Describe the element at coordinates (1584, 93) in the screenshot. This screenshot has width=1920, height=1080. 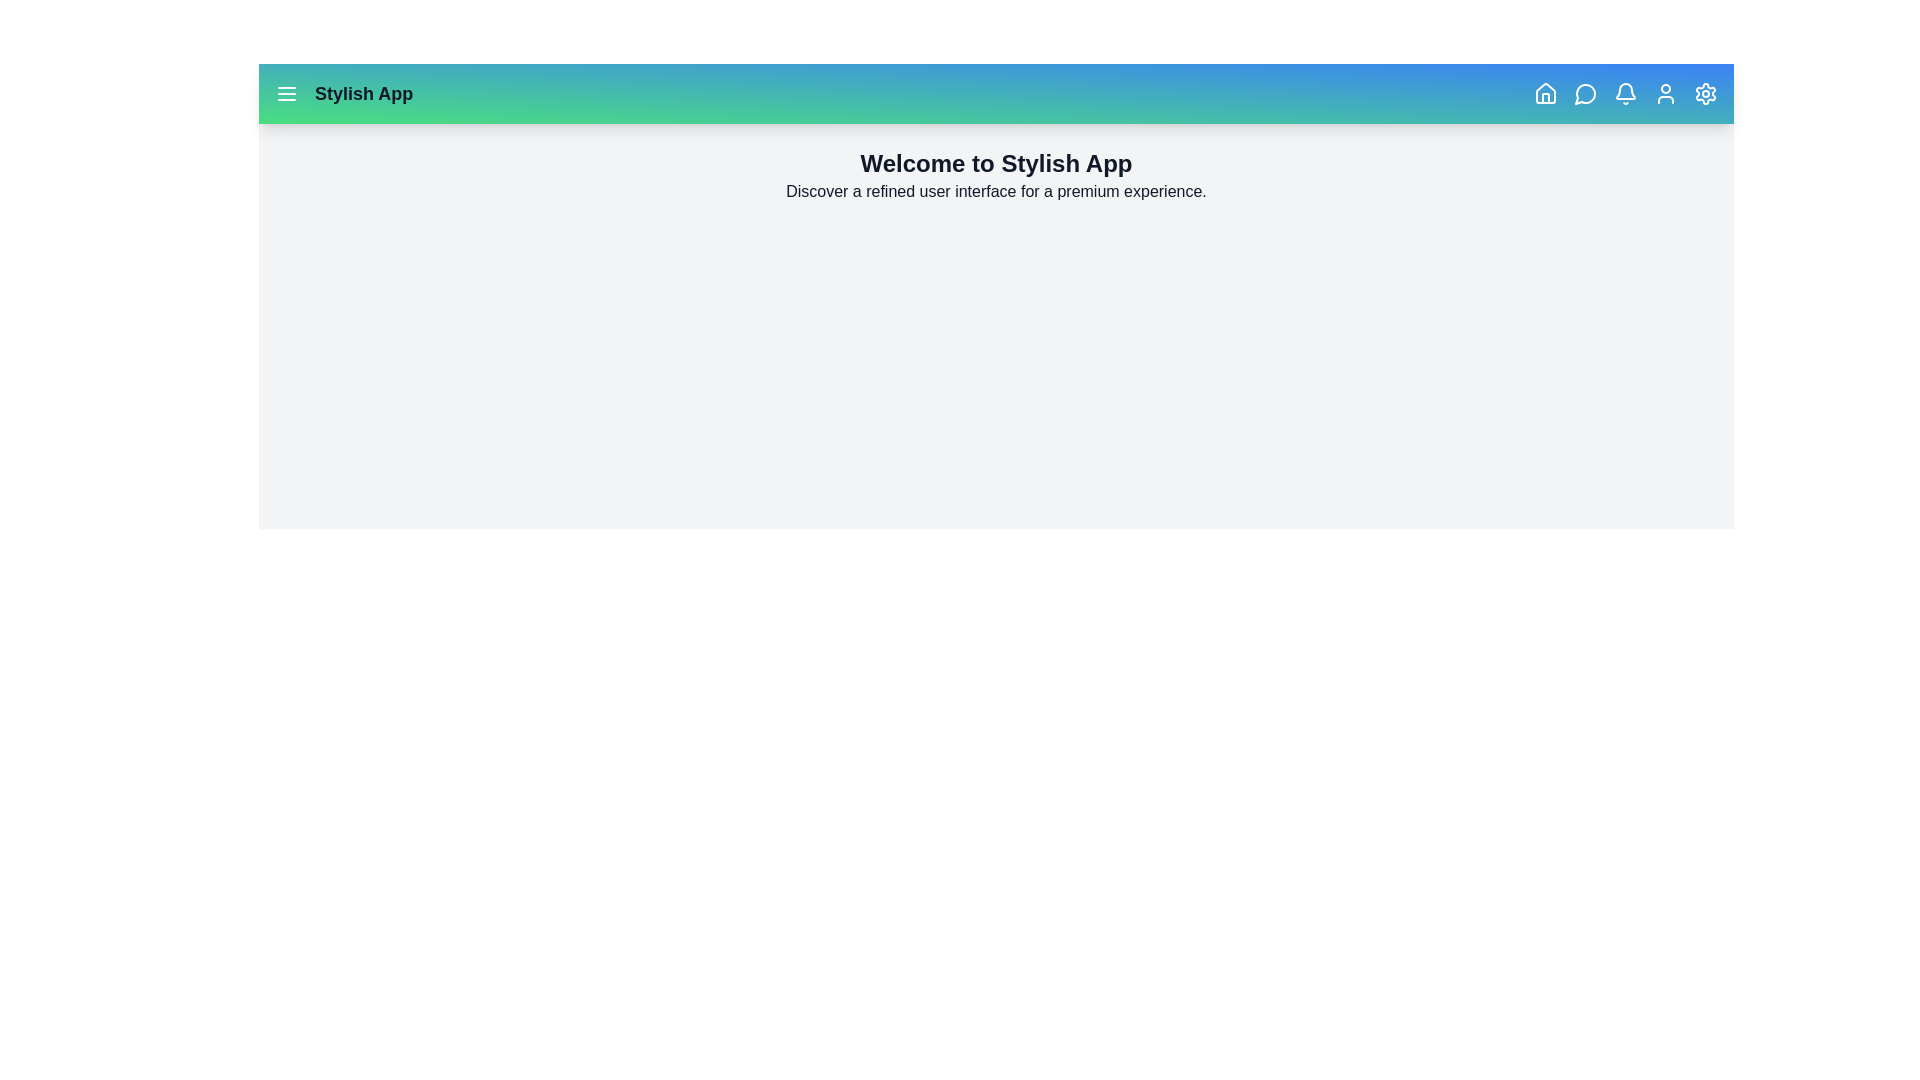
I see `the button with the MessageCircle icon to open the messaging interface` at that location.